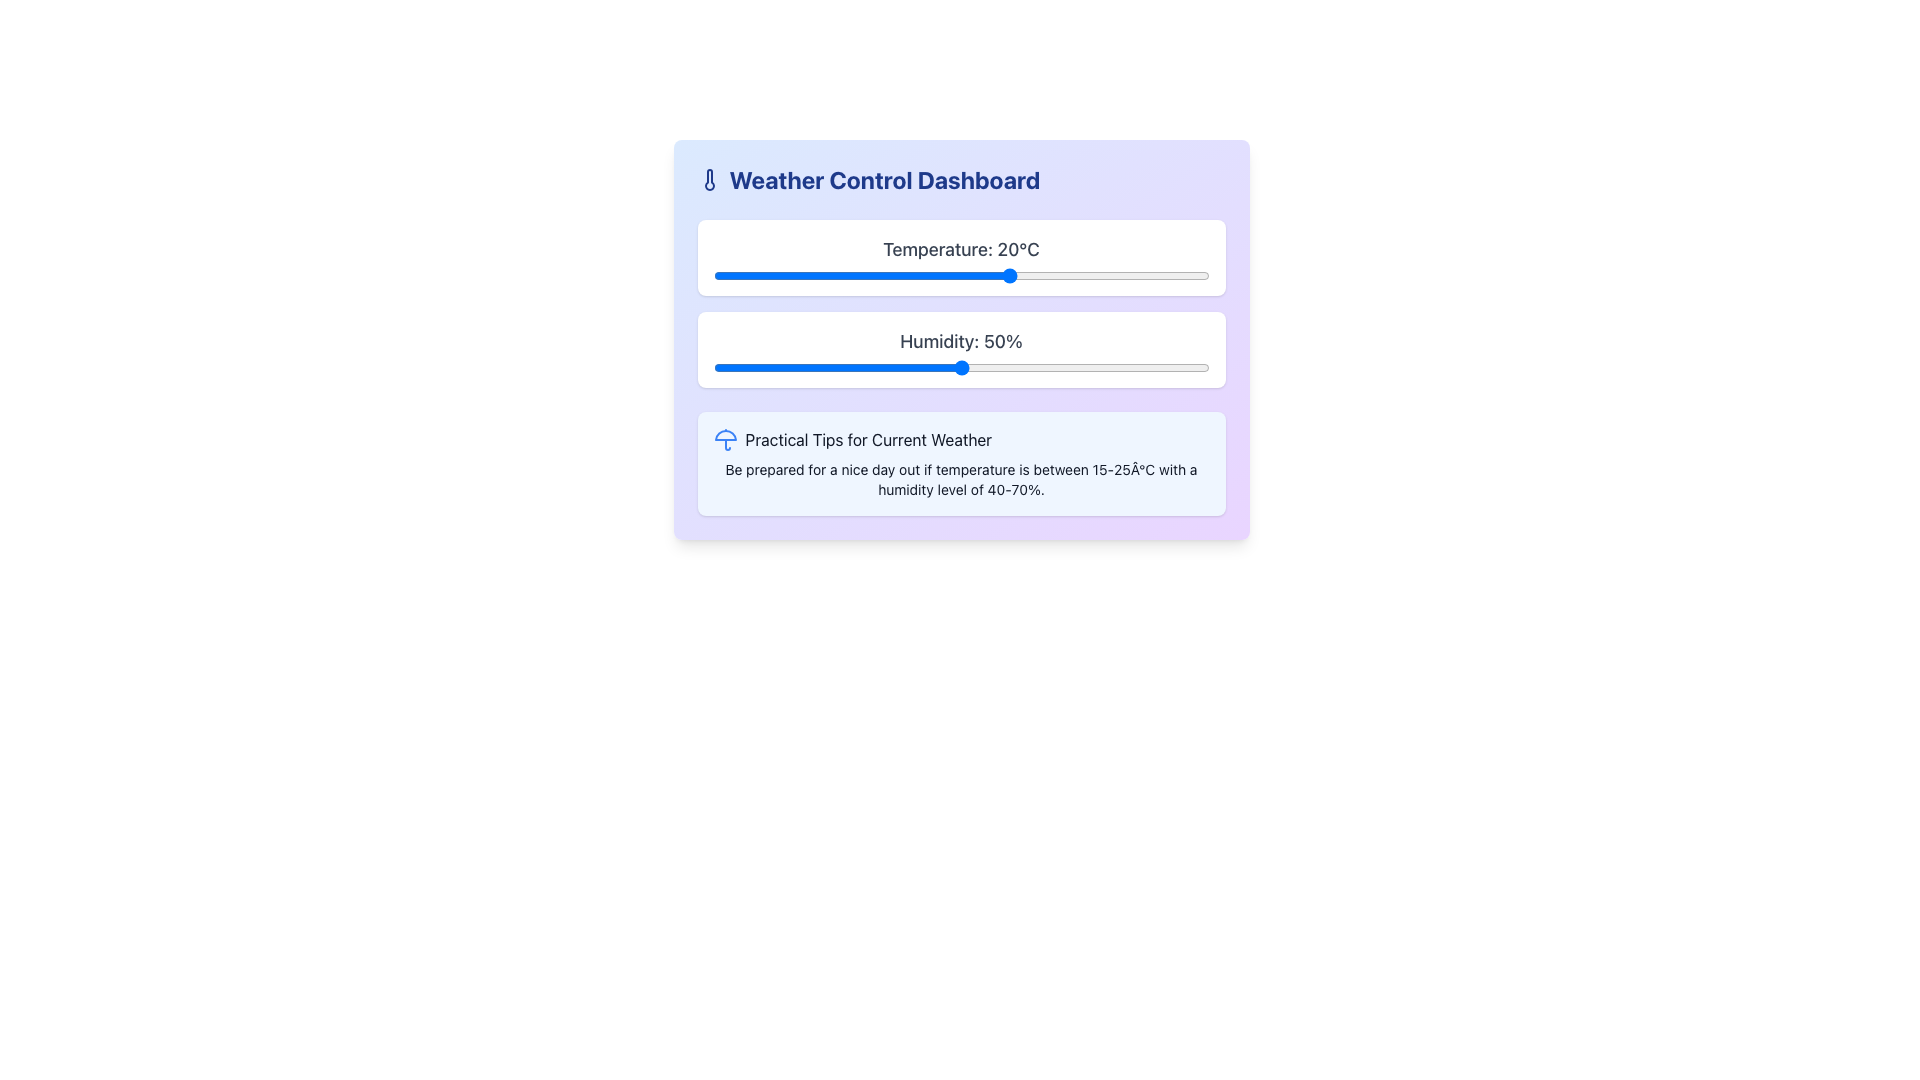 The image size is (1920, 1080). I want to click on the humidity level, so click(1089, 367).